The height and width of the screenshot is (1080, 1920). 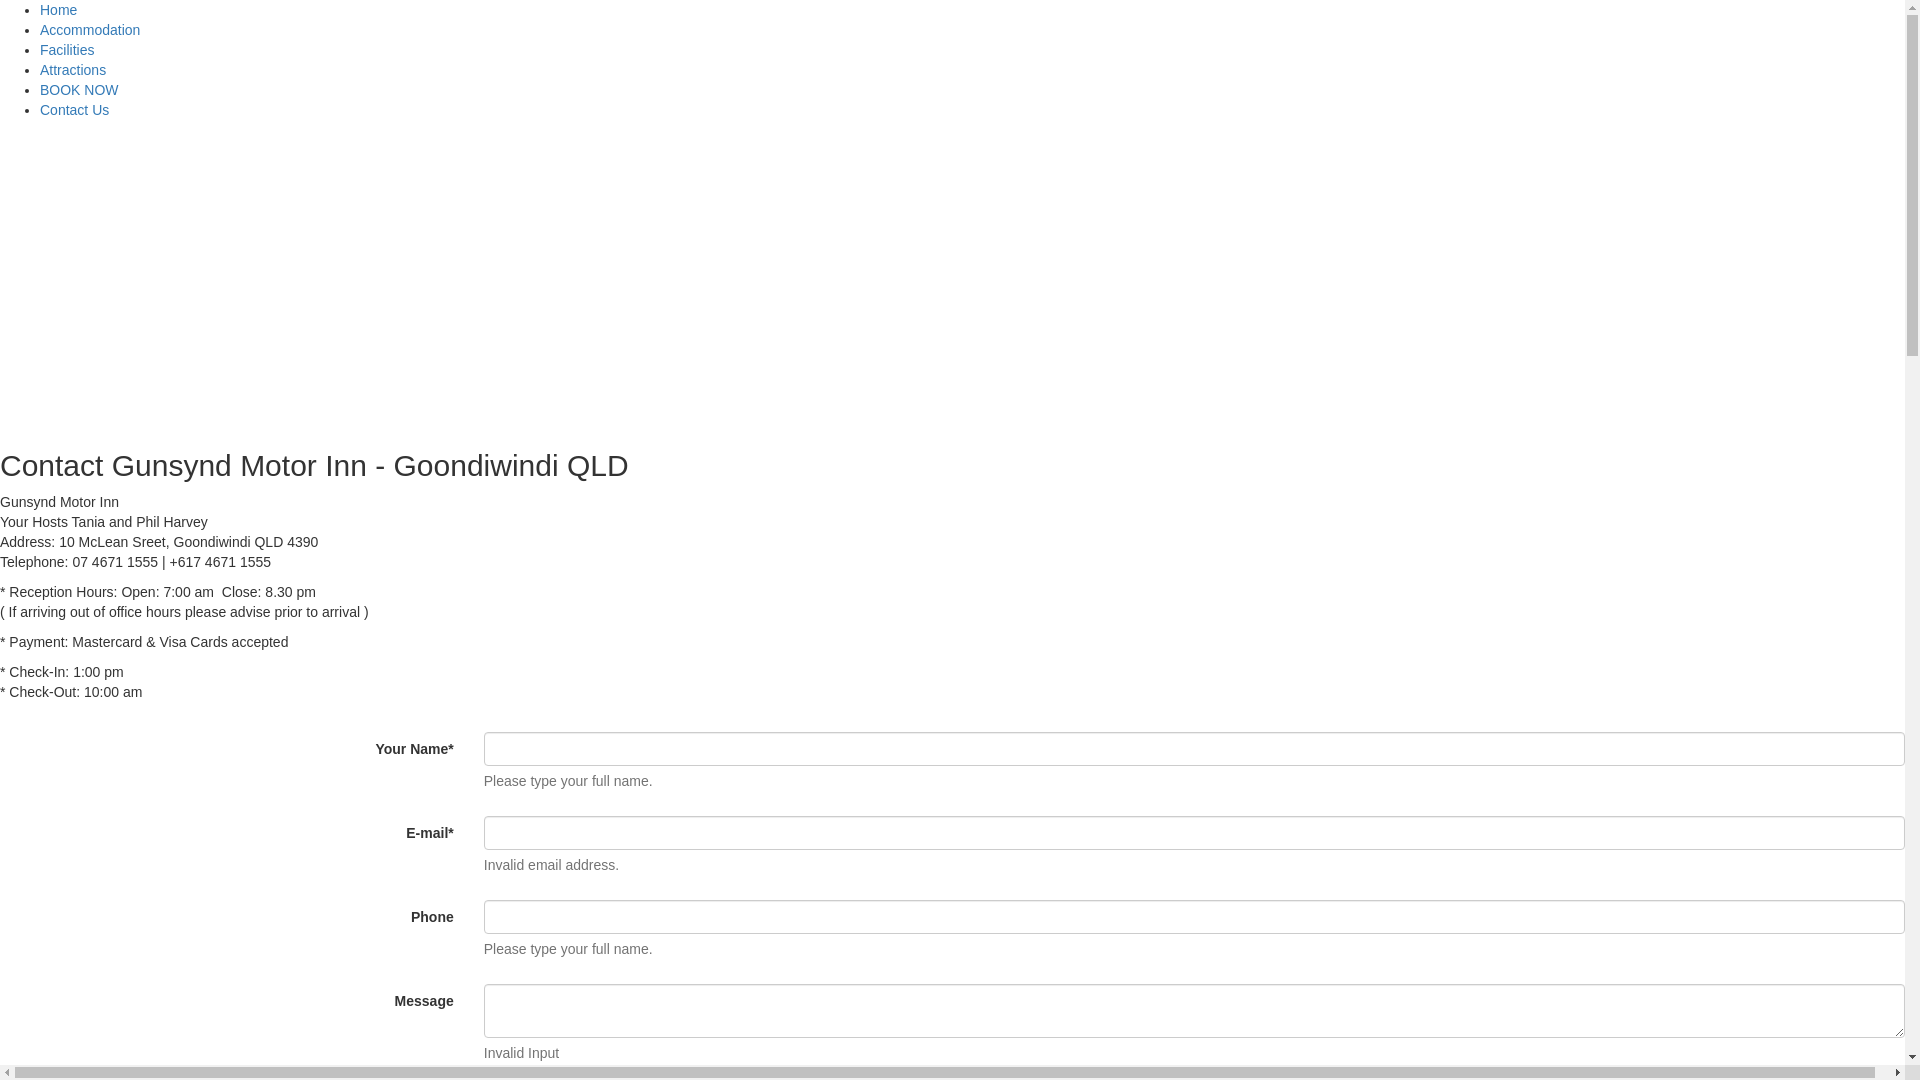 What do you see at coordinates (67, 49) in the screenshot?
I see `'Facilities'` at bounding box center [67, 49].